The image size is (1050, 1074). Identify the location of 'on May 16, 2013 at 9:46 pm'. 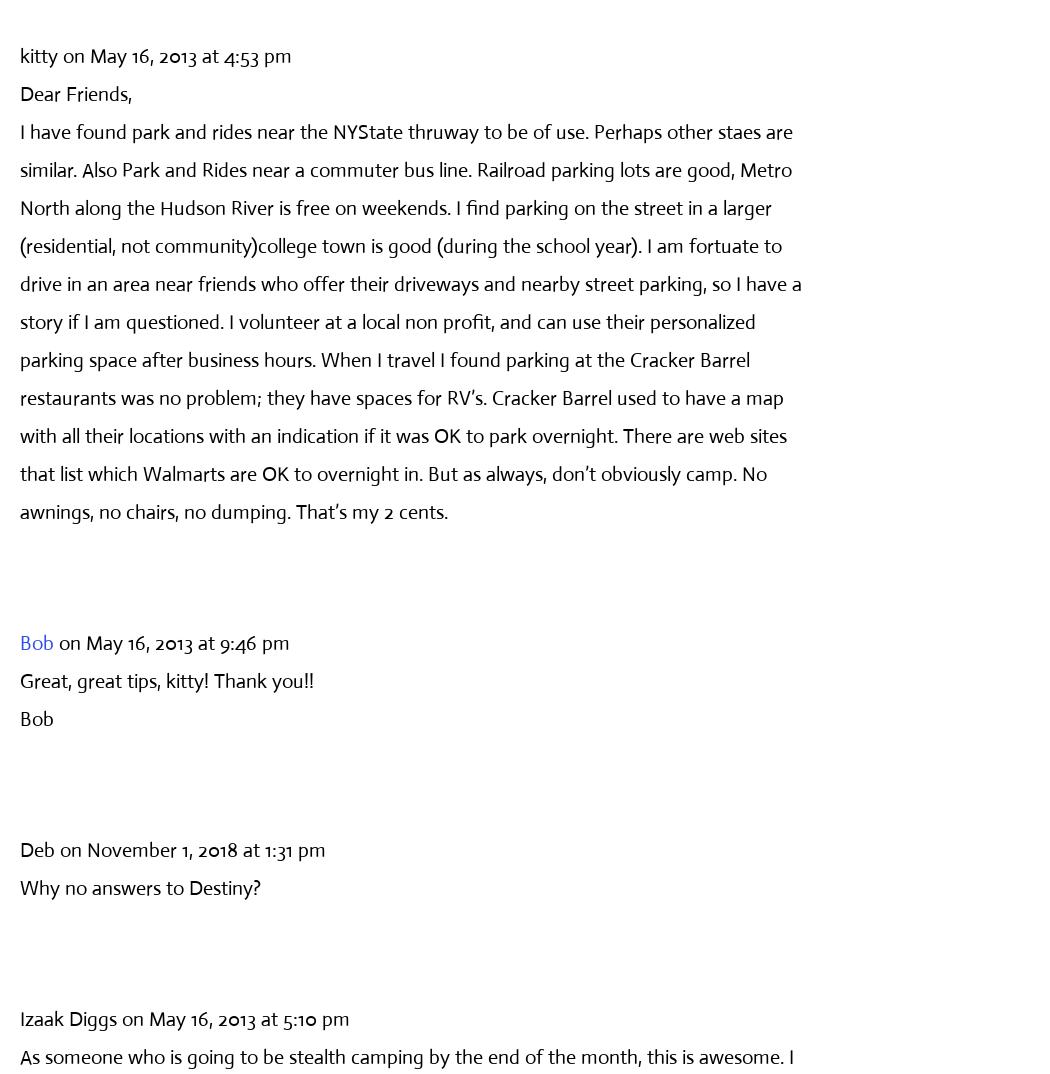
(58, 642).